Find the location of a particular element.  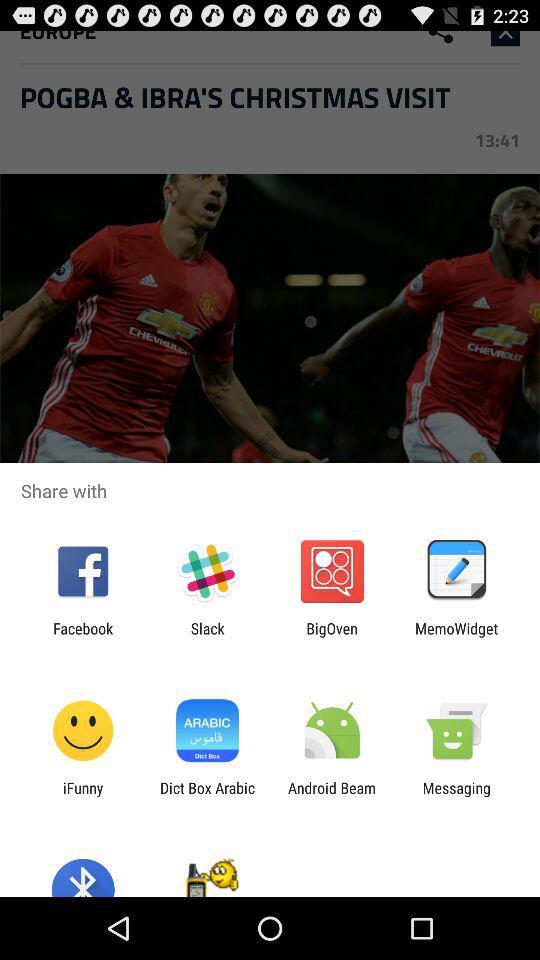

item to the left of the dict box arabic item is located at coordinates (82, 796).